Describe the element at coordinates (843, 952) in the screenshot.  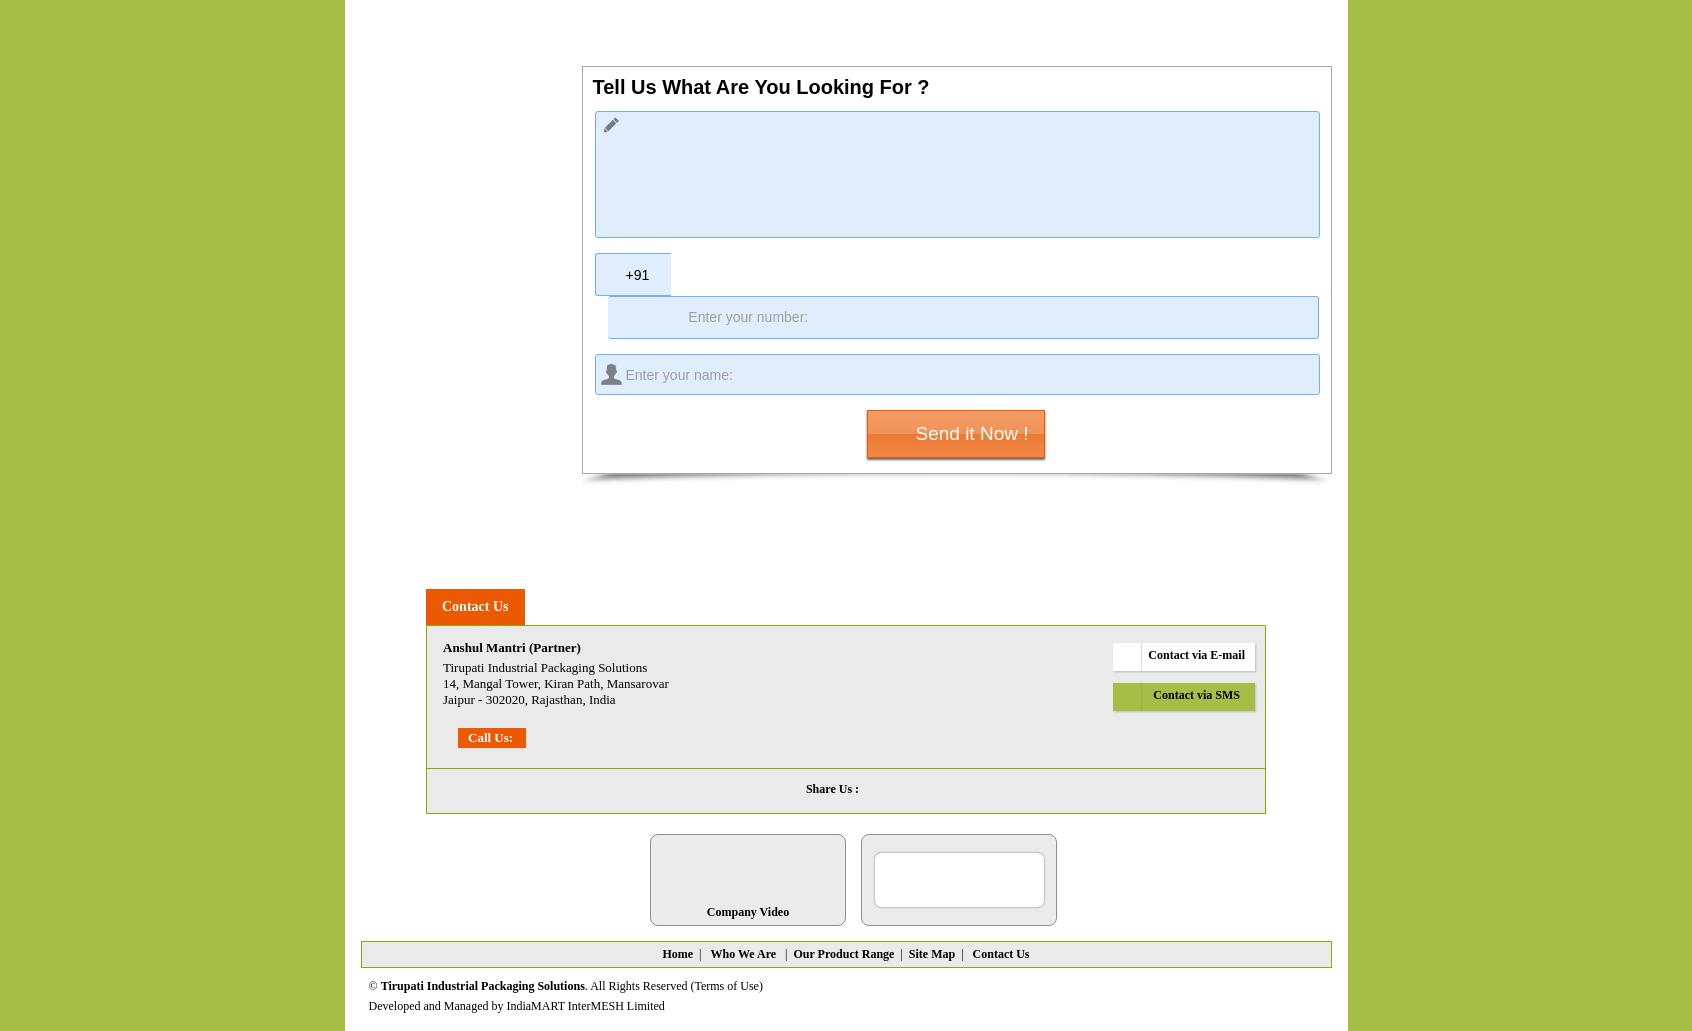
I see `'Our Product Range'` at that location.